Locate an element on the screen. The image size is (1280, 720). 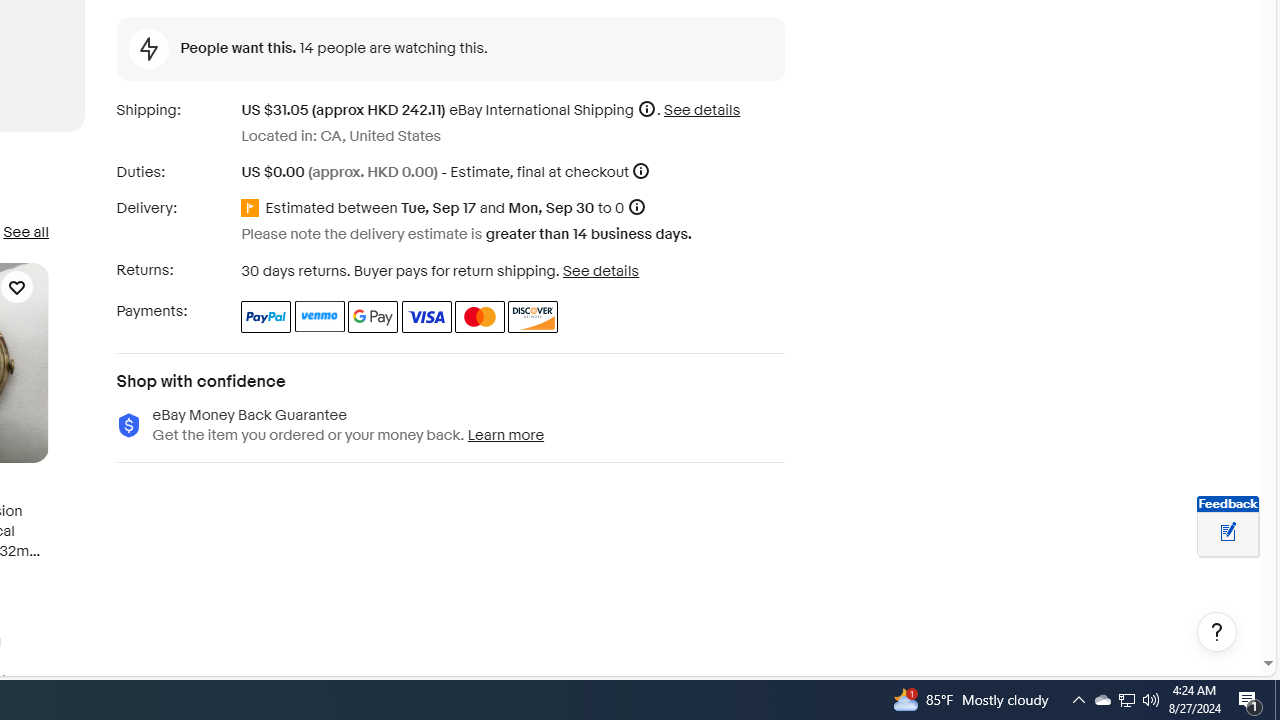
'Help, opens dialogs' is located at coordinates (1216, 632).